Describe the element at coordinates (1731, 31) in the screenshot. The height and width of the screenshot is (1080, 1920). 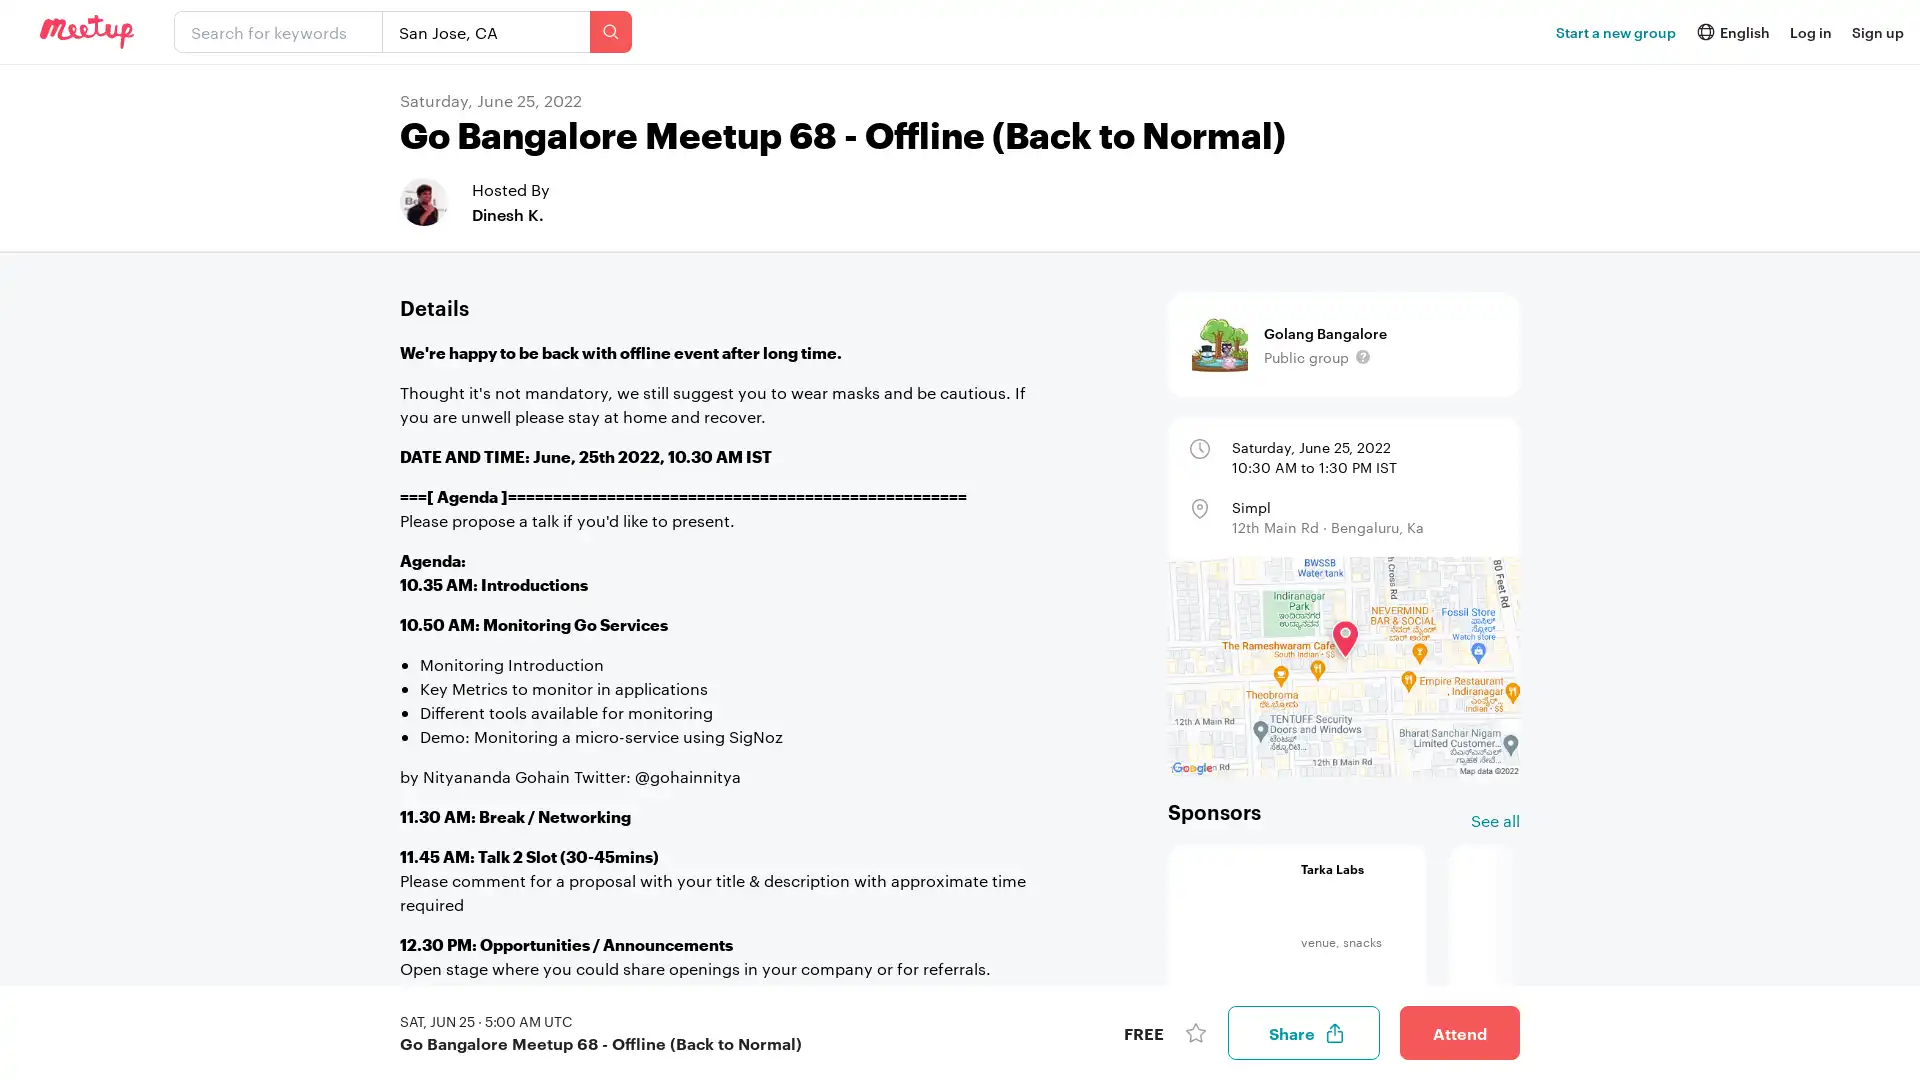
I see `icon English` at that location.